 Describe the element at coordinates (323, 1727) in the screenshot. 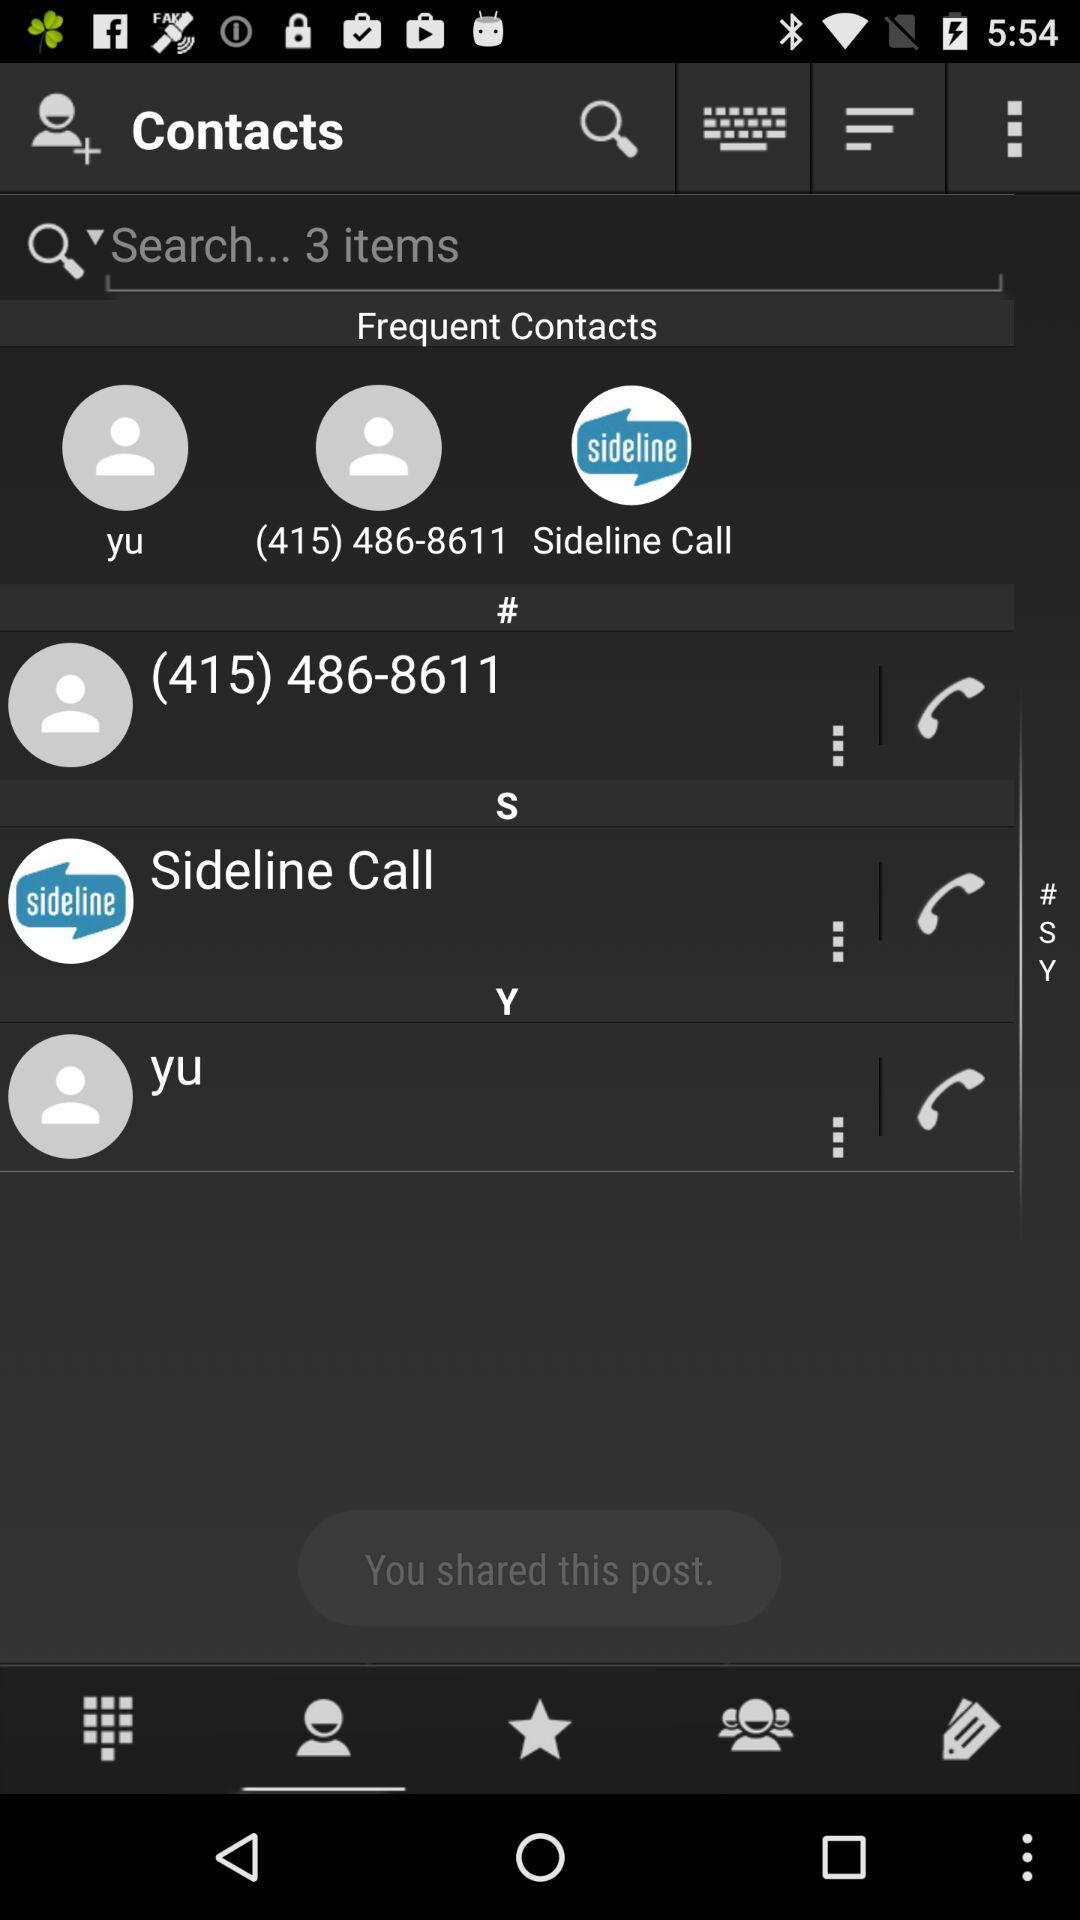

I see `contact option` at that location.